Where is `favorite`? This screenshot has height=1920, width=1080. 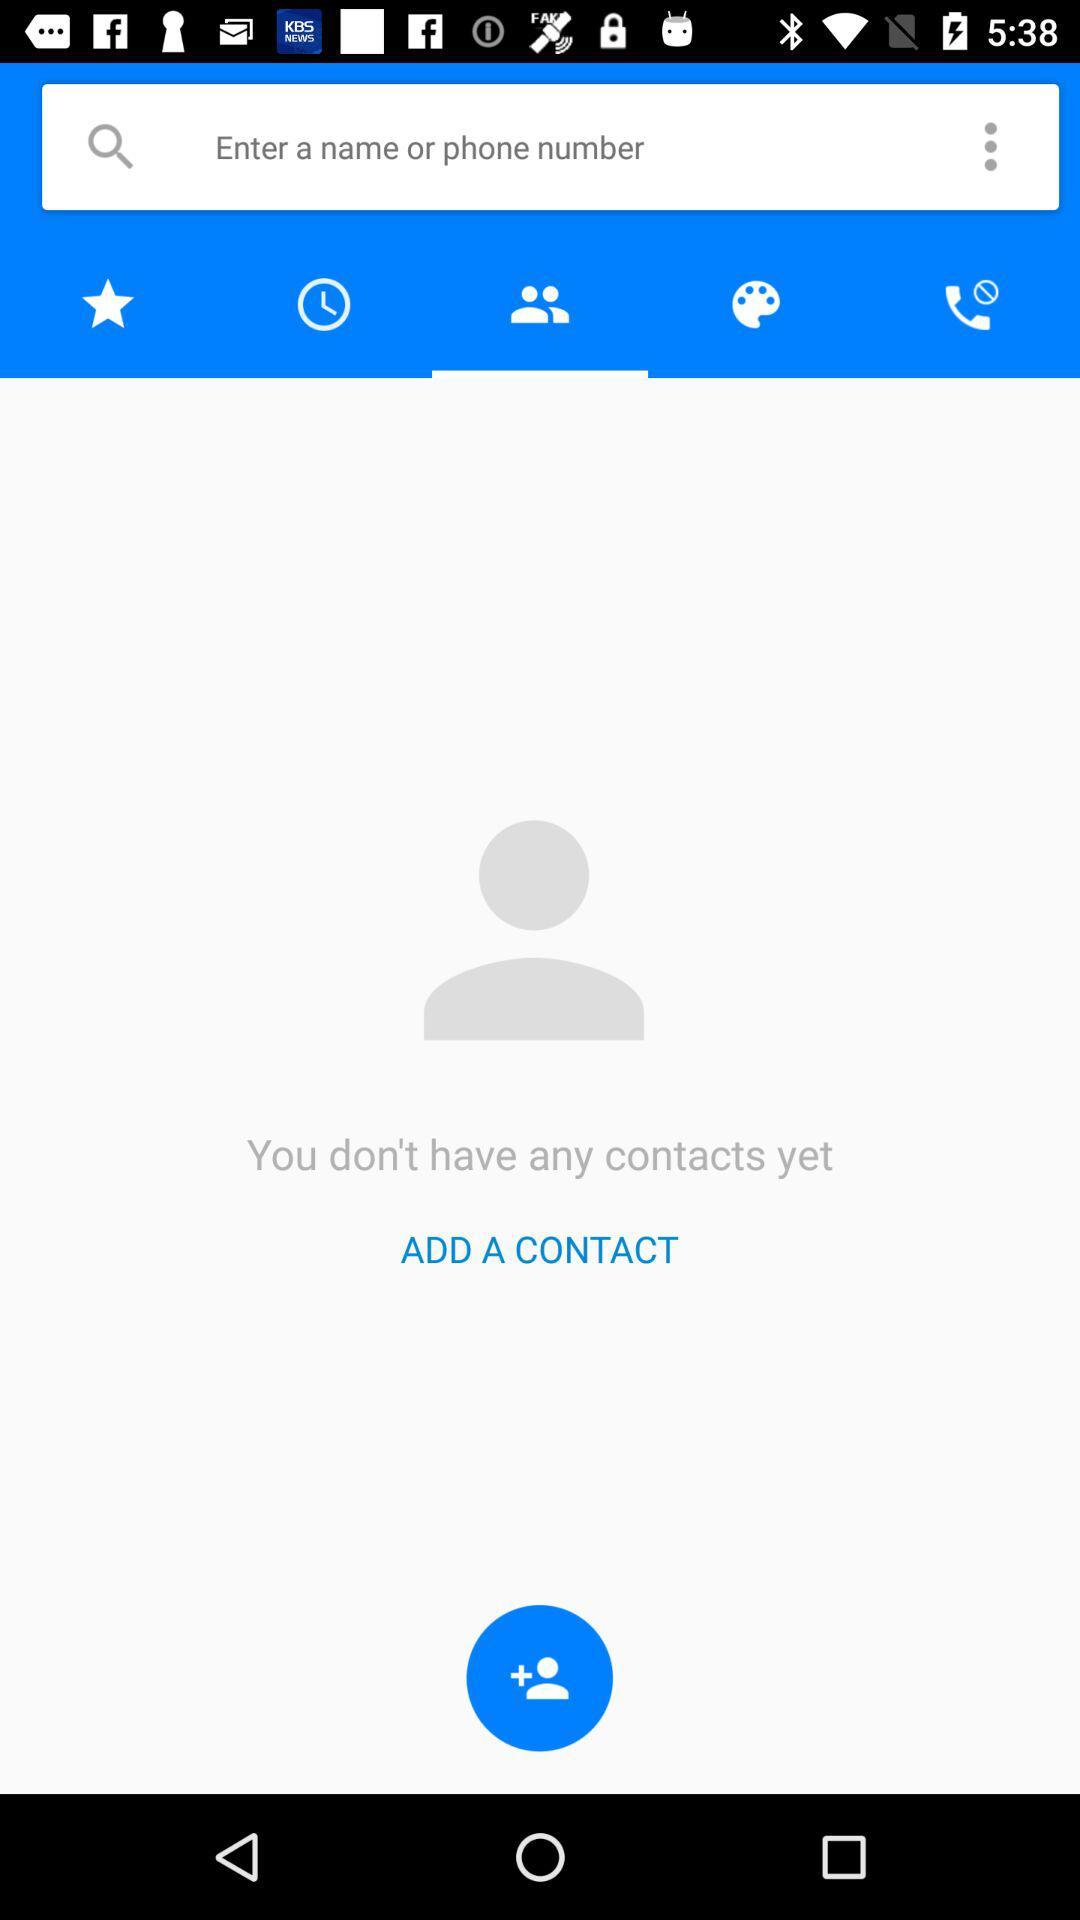 favorite is located at coordinates (108, 303).